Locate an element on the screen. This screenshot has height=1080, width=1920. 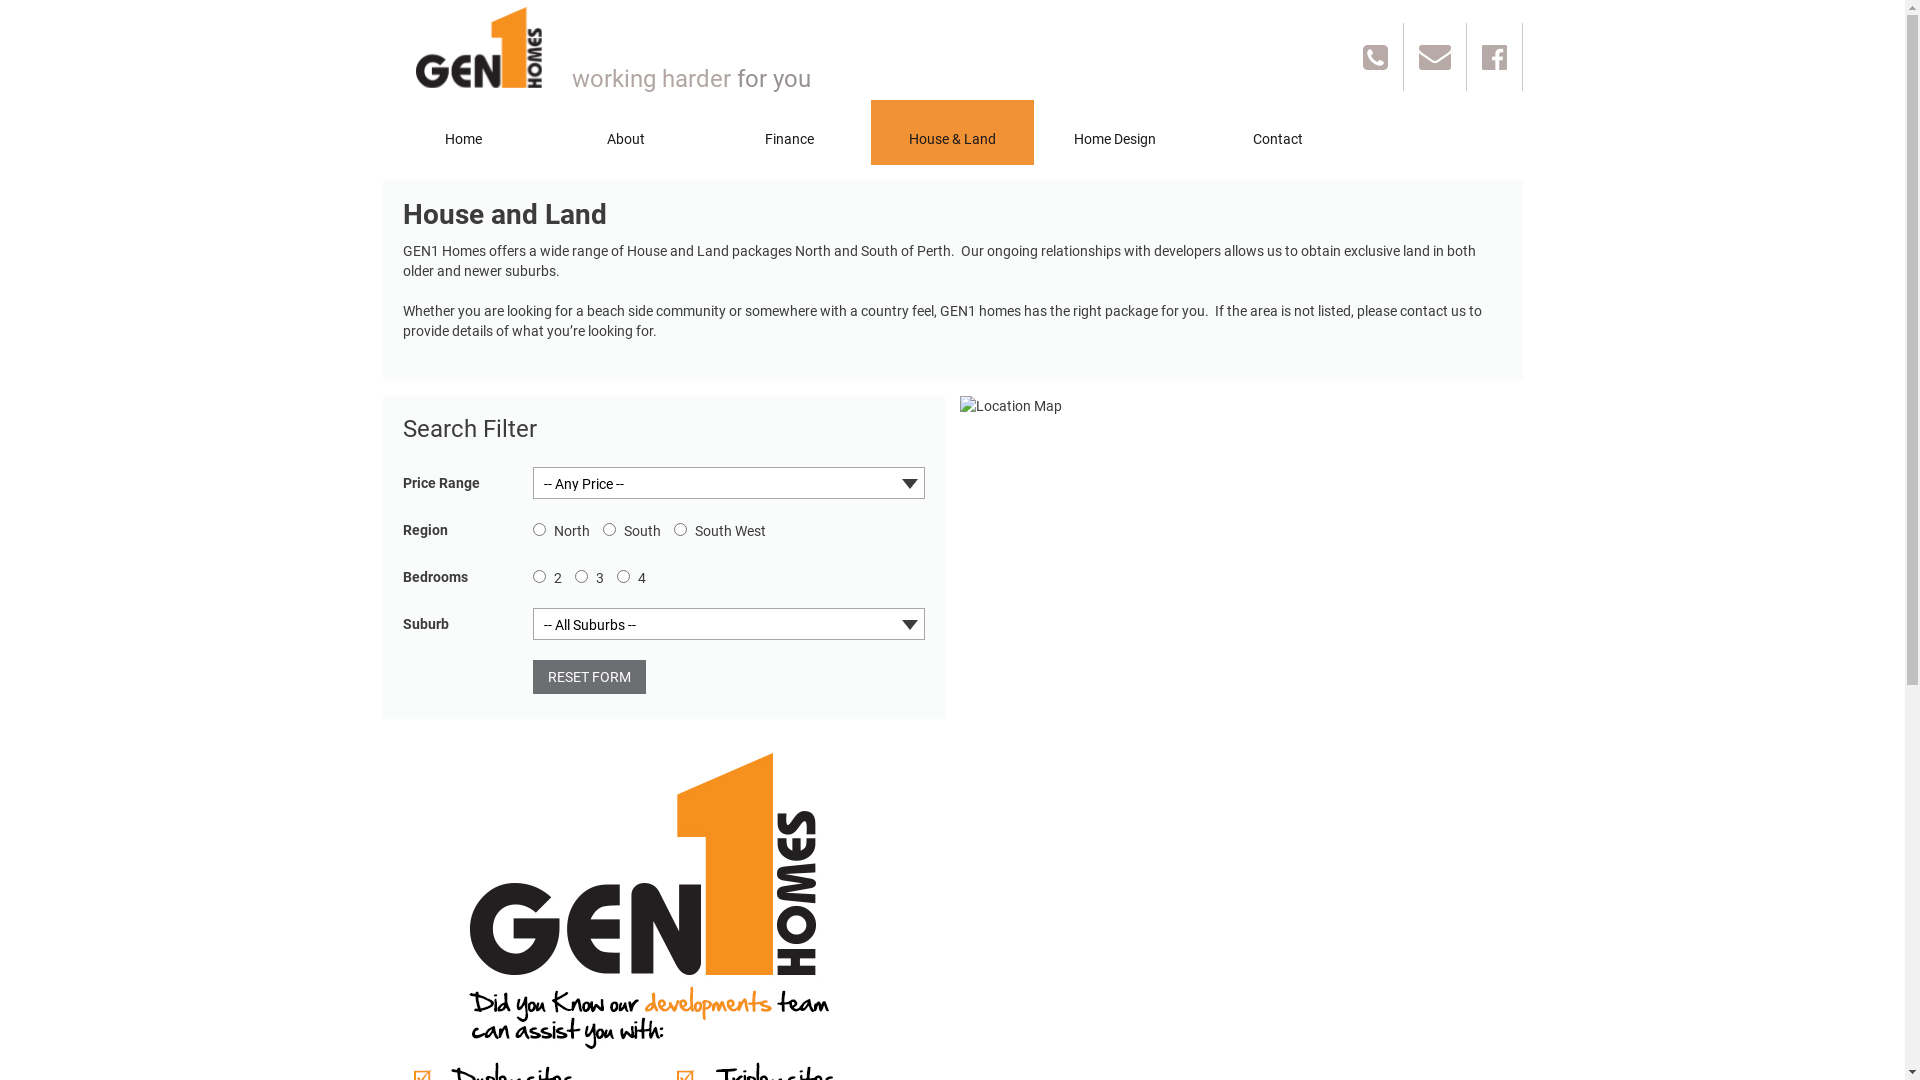
'Finance' is located at coordinates (708, 137).